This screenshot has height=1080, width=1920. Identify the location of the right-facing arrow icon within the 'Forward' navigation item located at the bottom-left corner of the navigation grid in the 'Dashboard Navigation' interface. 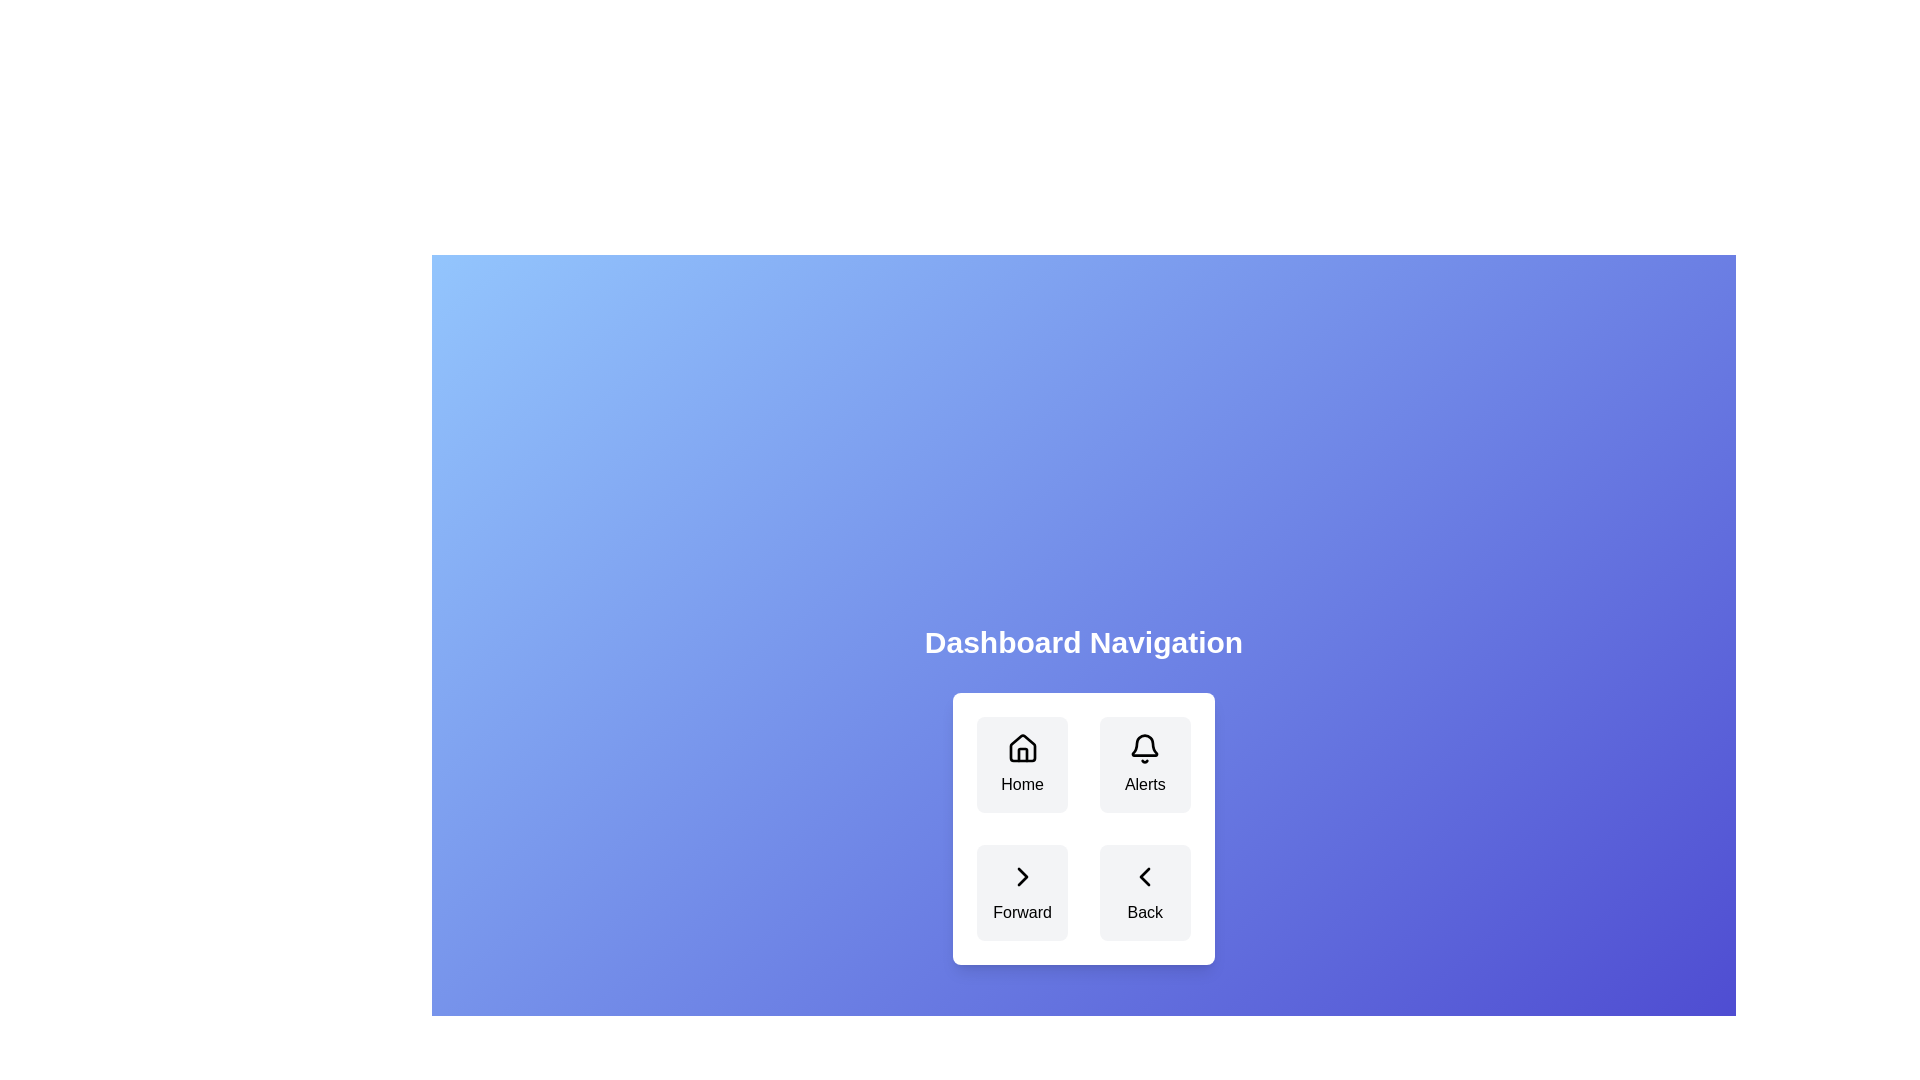
(1022, 875).